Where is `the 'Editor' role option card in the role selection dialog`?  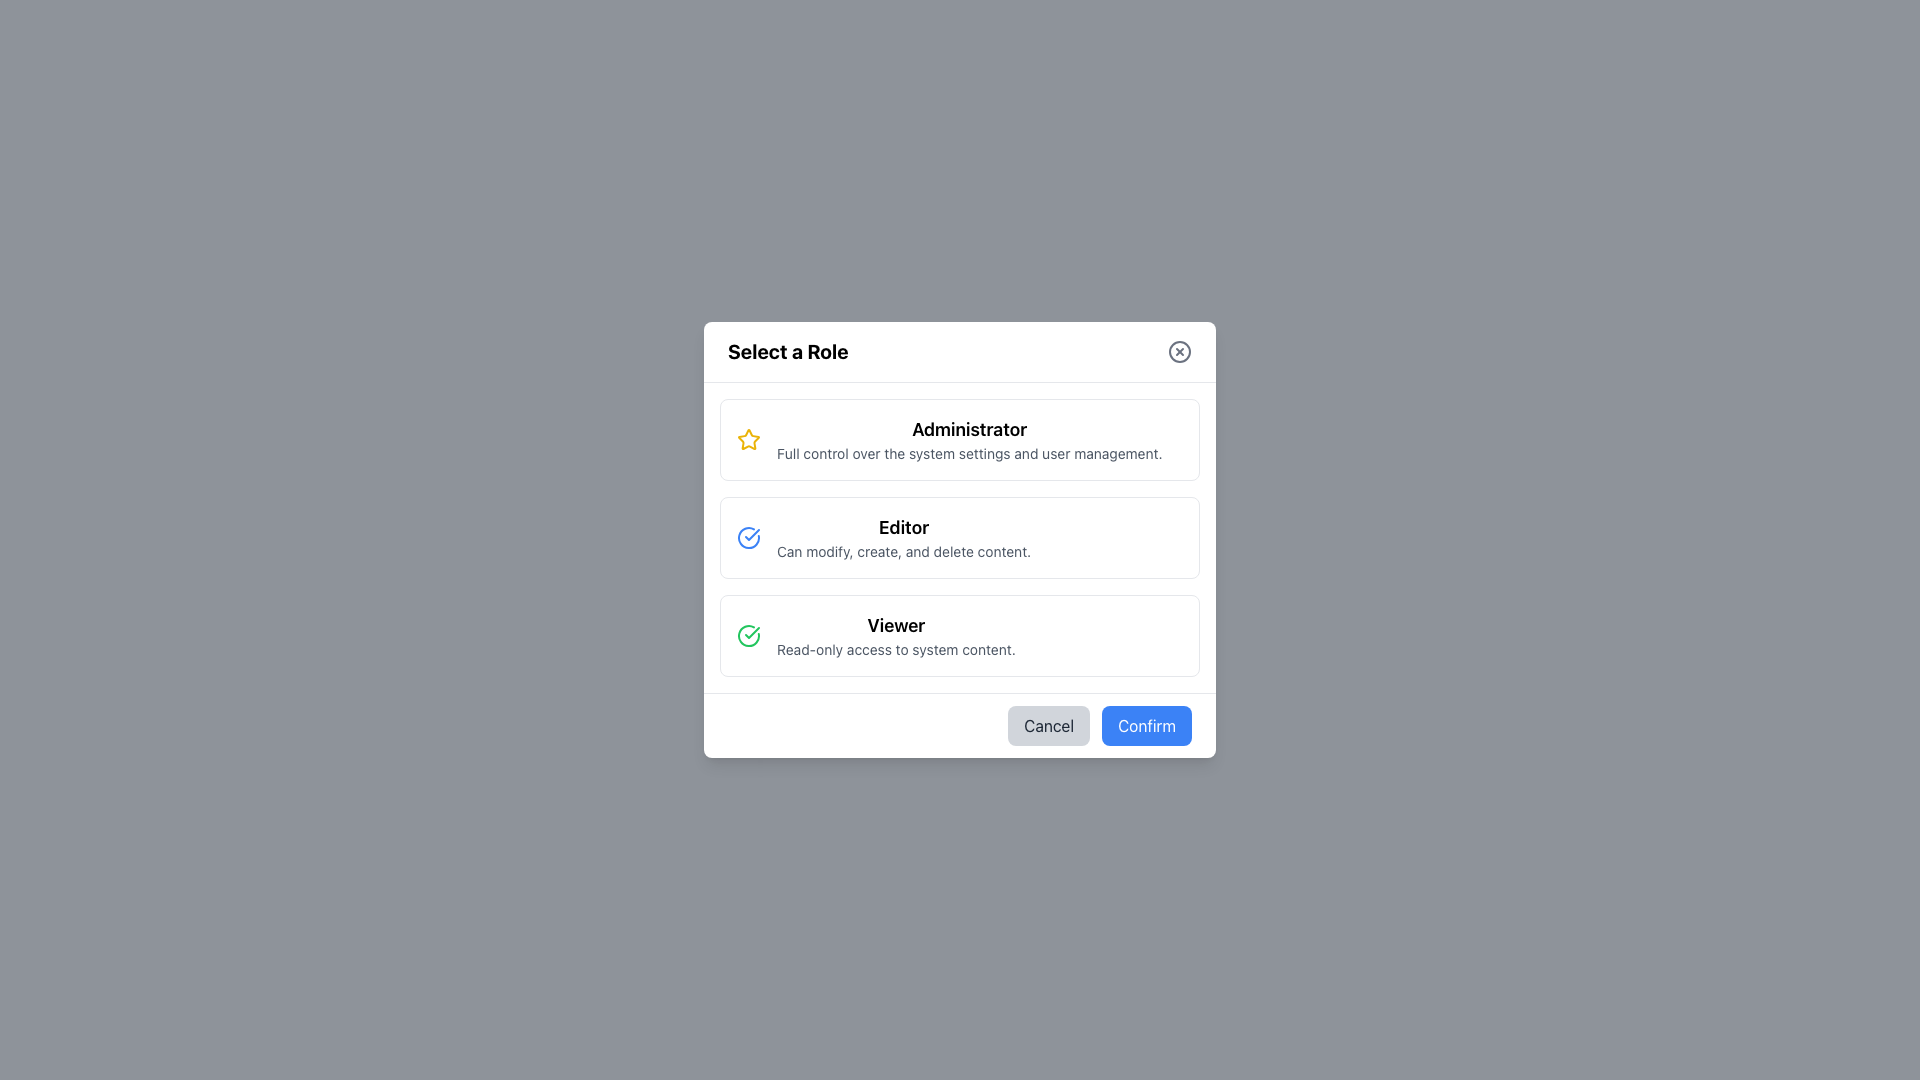 the 'Editor' role option card in the role selection dialog is located at coordinates (960, 540).